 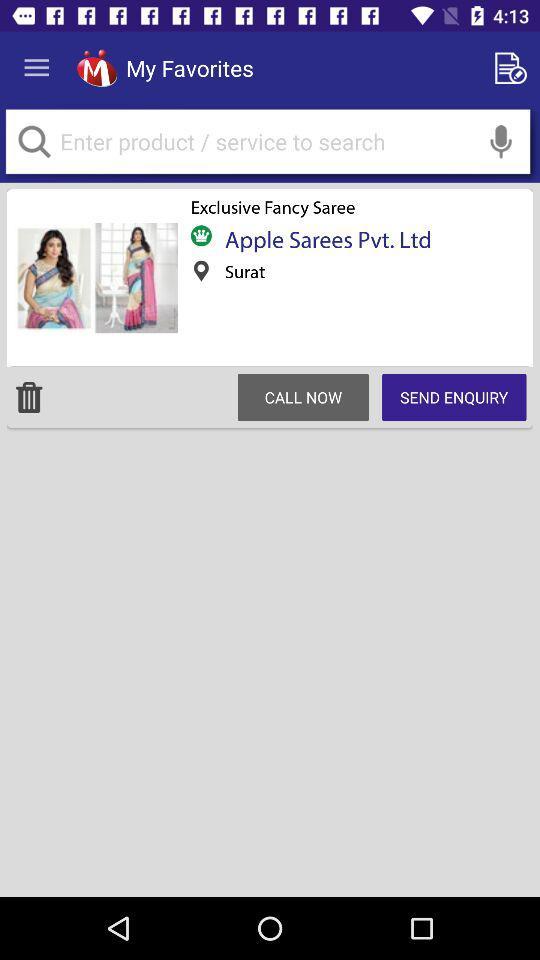 I want to click on images, so click(x=94, y=277).